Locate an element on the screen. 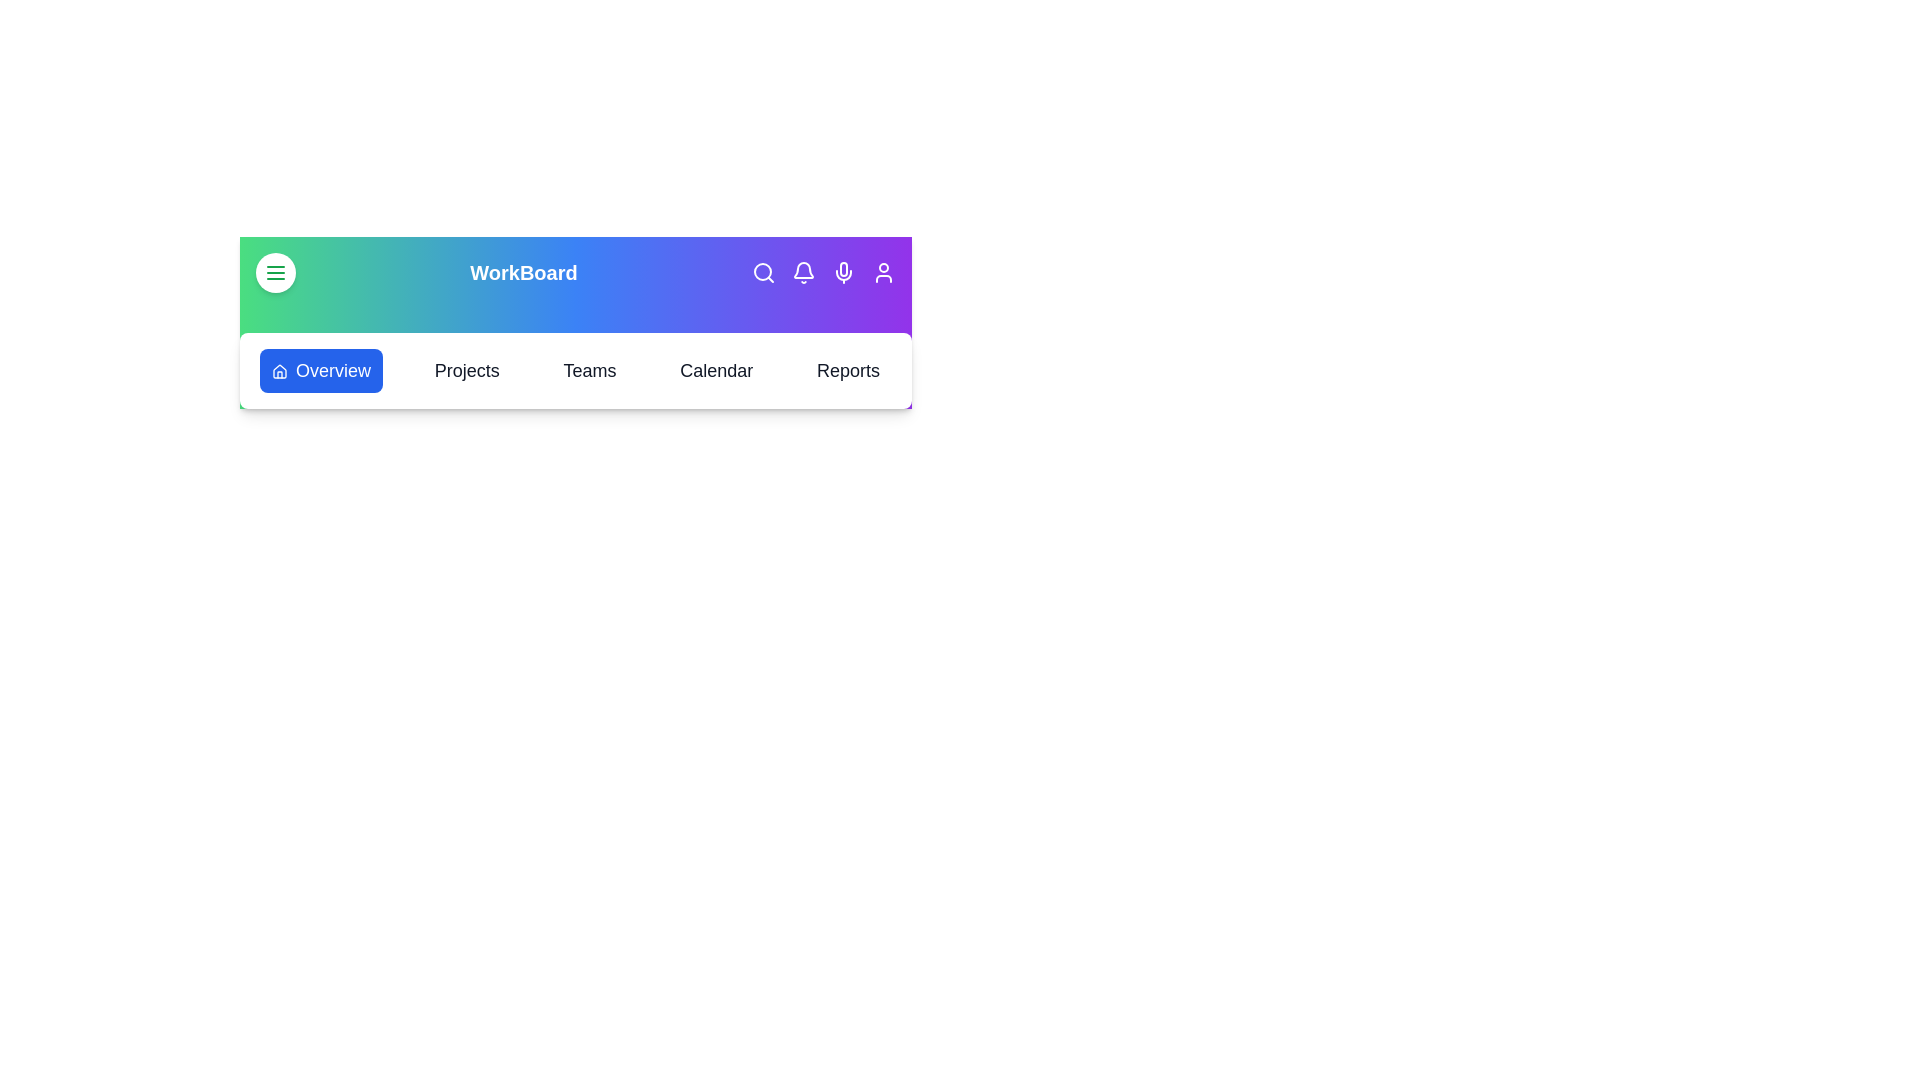 This screenshot has width=1920, height=1080. the tab labeled Overview from the navigation bar is located at coordinates (321, 370).